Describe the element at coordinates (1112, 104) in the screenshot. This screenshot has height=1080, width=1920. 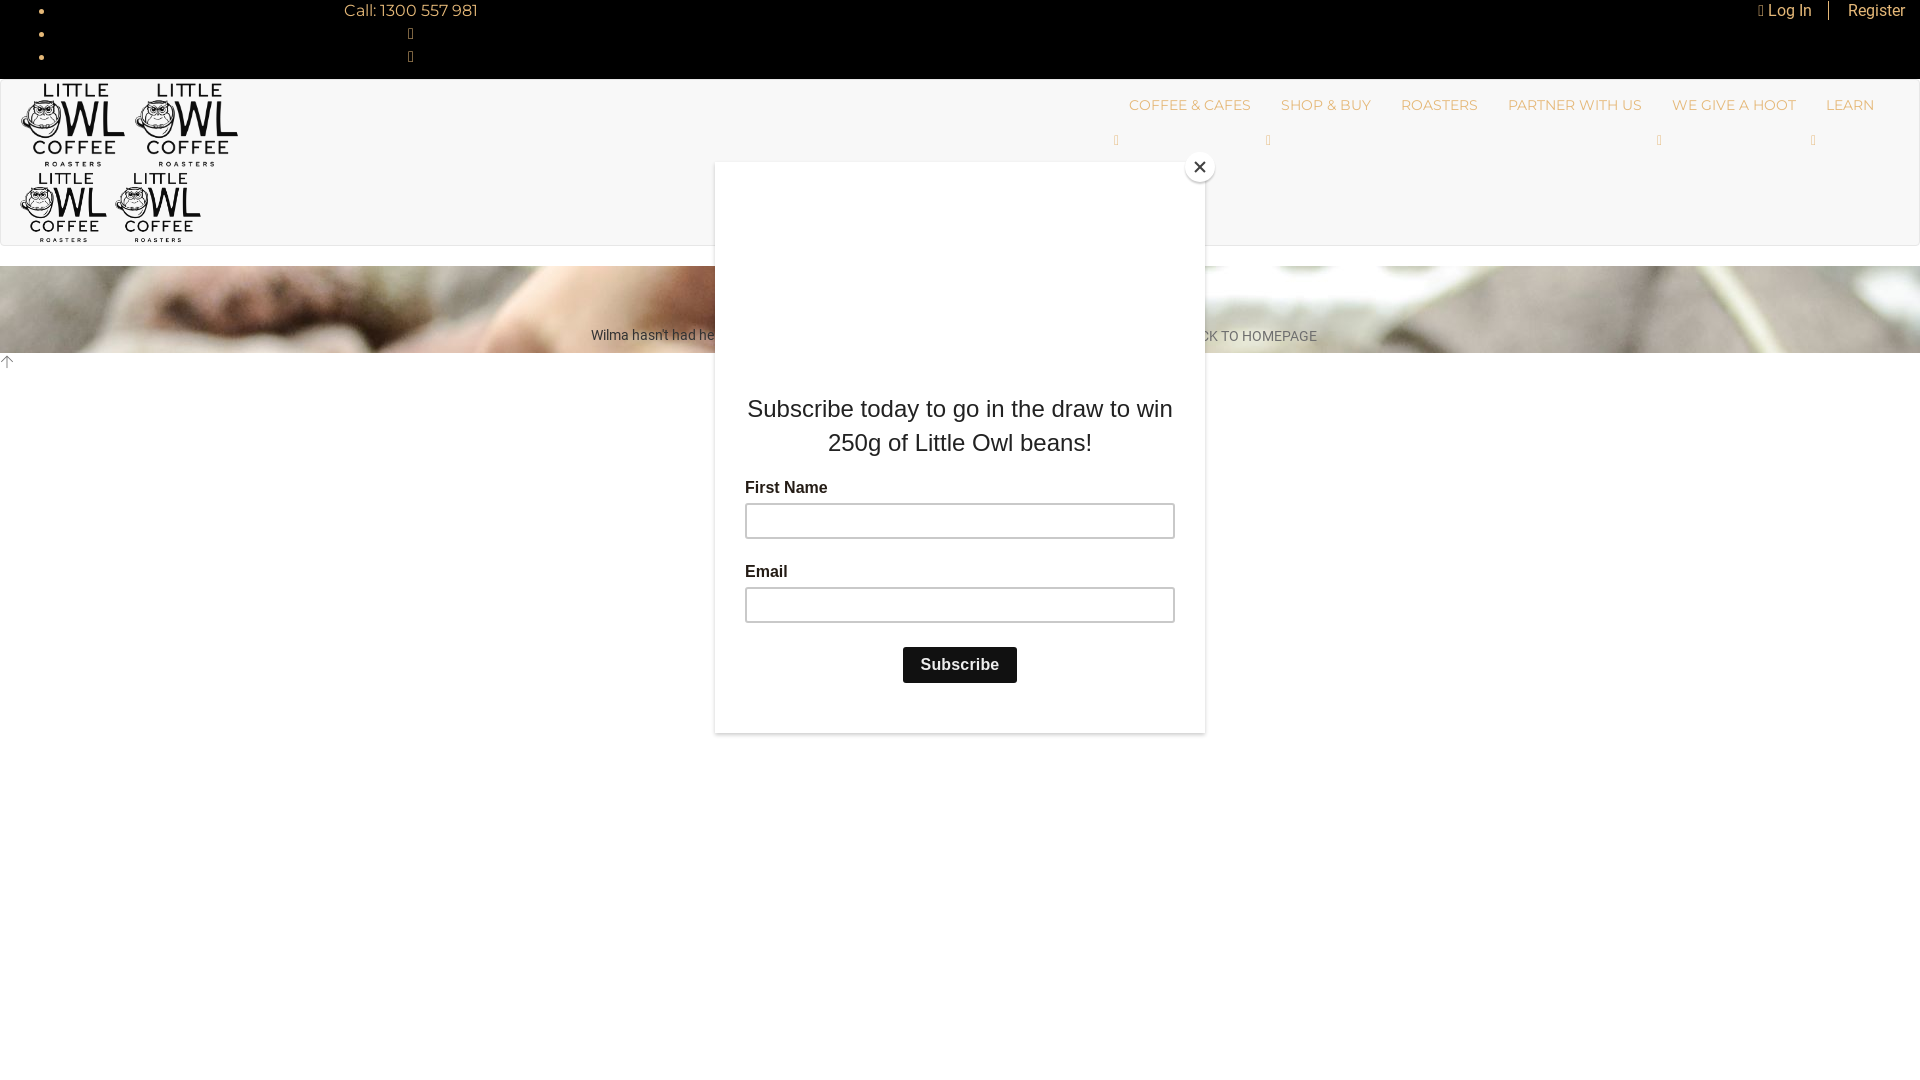
I see `'COFFEE & CAFES'` at that location.